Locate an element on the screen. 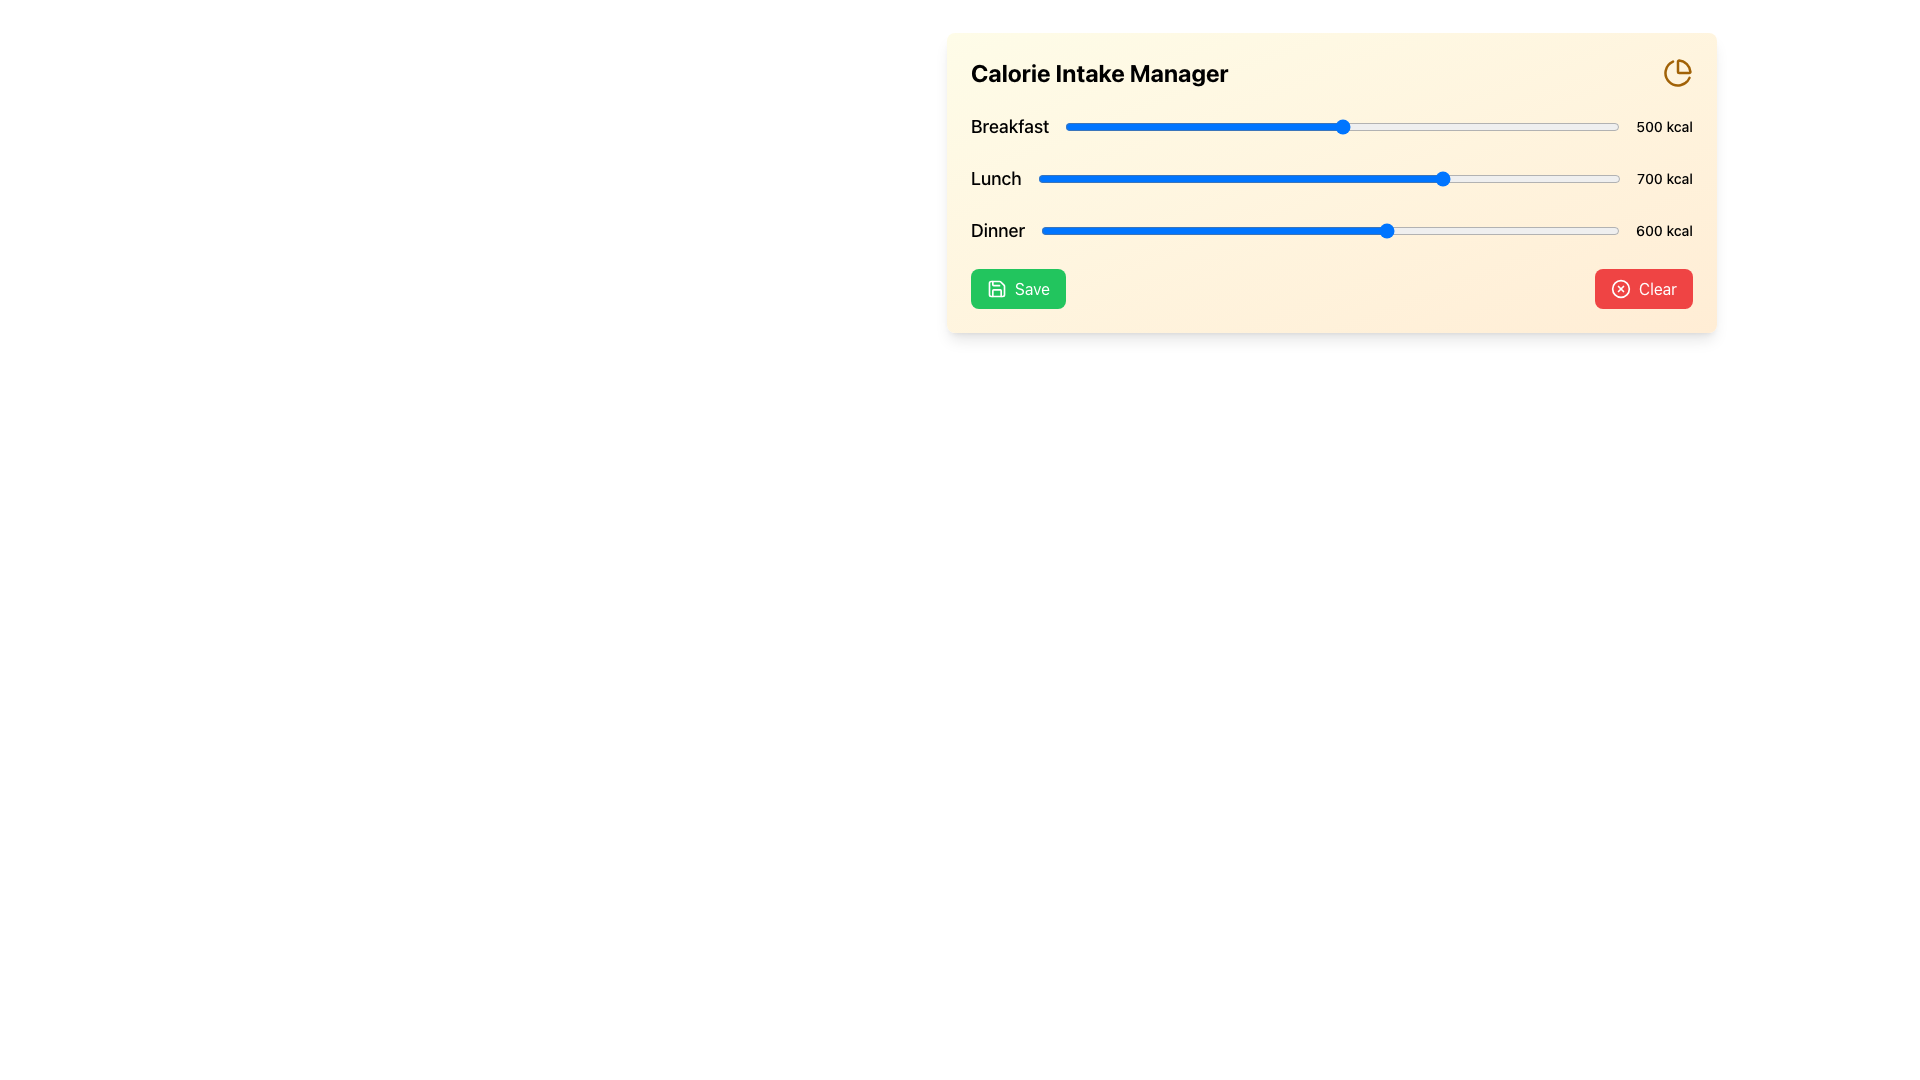 Image resolution: width=1920 pixels, height=1080 pixels. the text label located within the red button that indicates a reset or clear function, positioned below the 'Dinner' sliders and to the right of the 'Save' button is located at coordinates (1657, 289).